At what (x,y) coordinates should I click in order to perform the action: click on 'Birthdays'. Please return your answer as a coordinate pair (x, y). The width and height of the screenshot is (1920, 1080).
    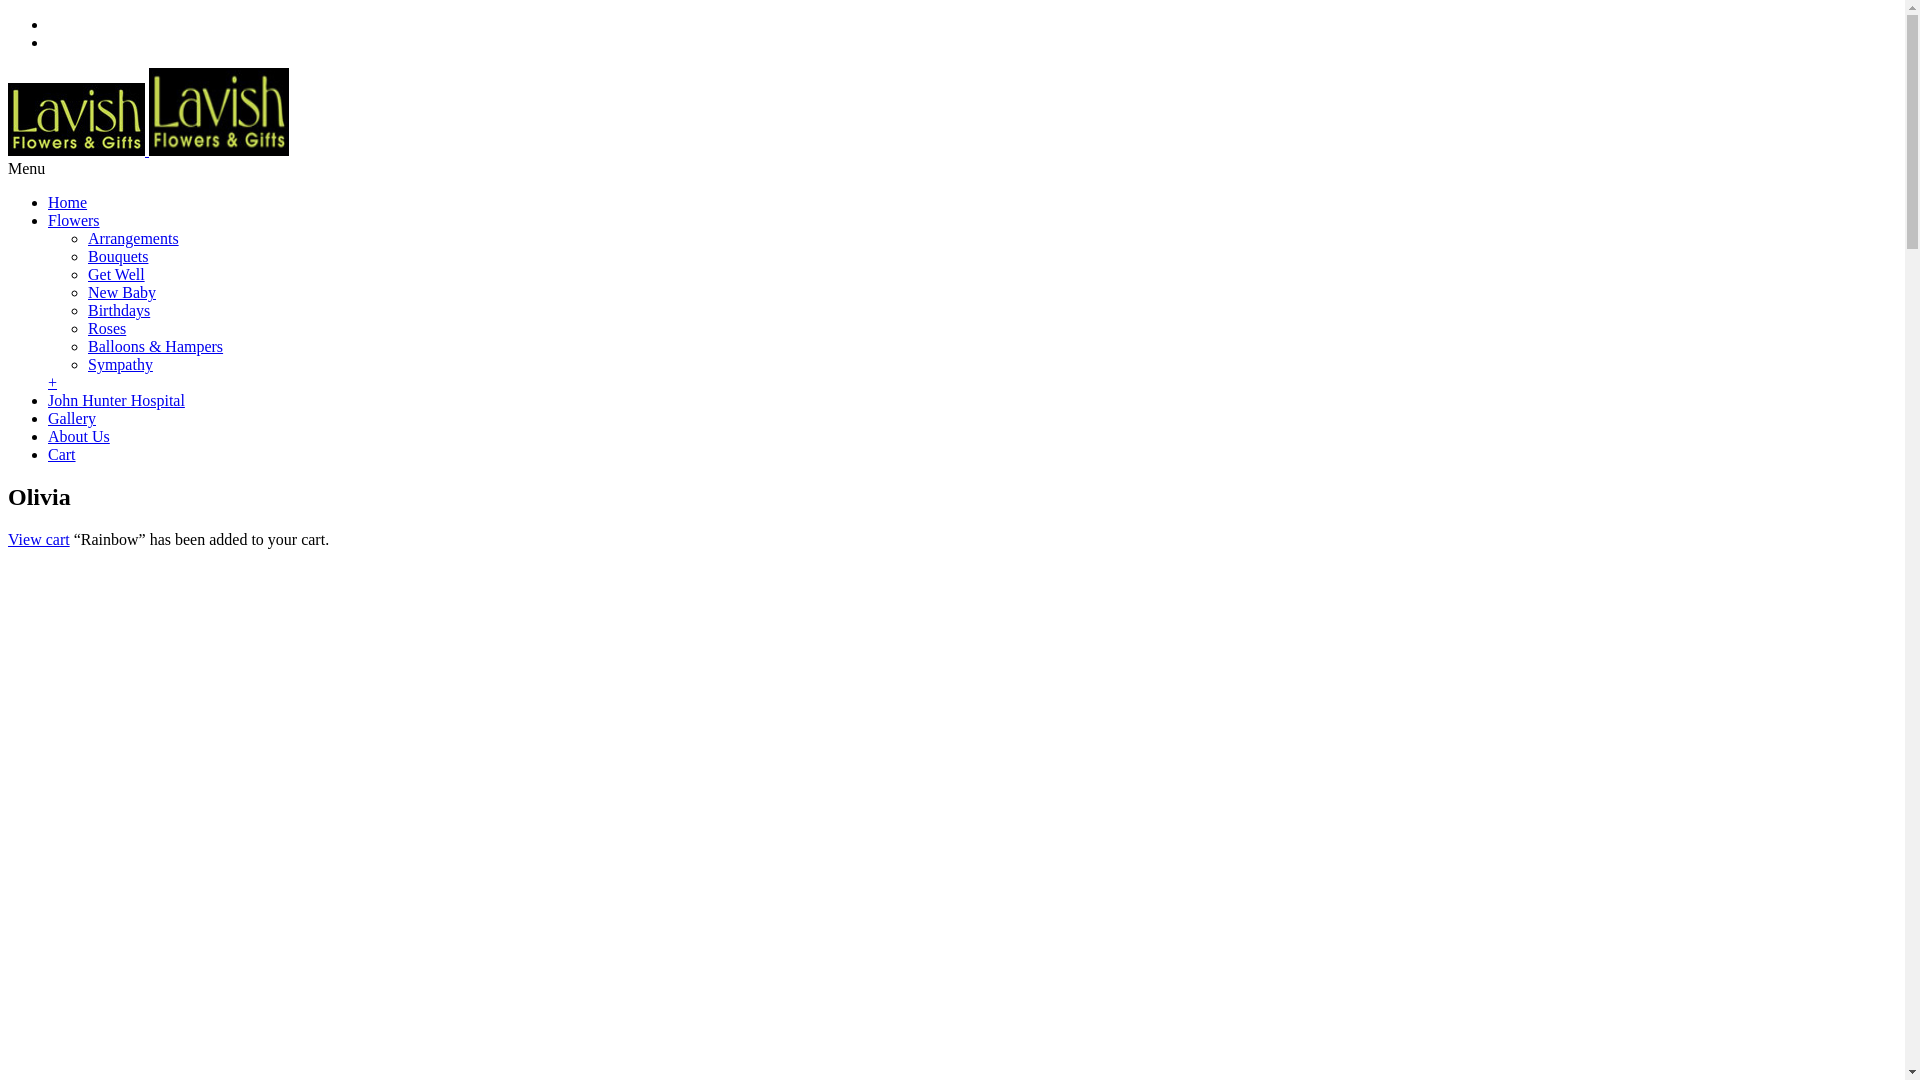
    Looking at the image, I should click on (118, 310).